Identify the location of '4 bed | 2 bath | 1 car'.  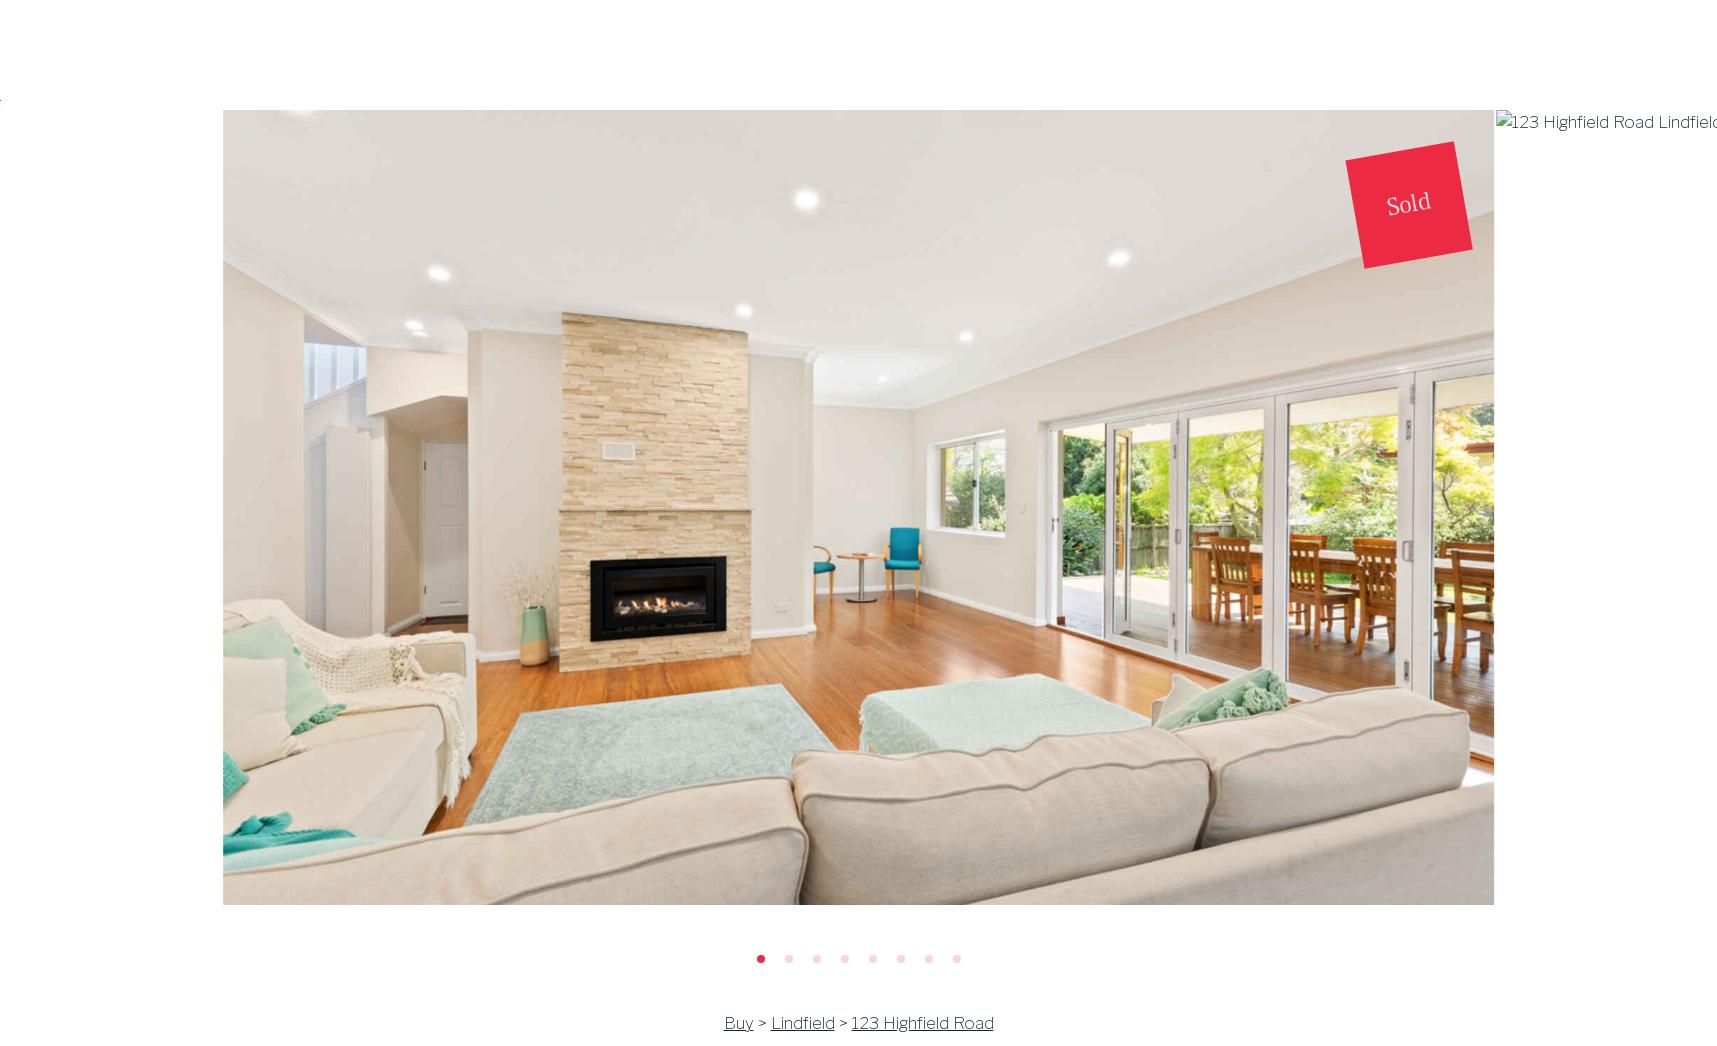
(415, 412).